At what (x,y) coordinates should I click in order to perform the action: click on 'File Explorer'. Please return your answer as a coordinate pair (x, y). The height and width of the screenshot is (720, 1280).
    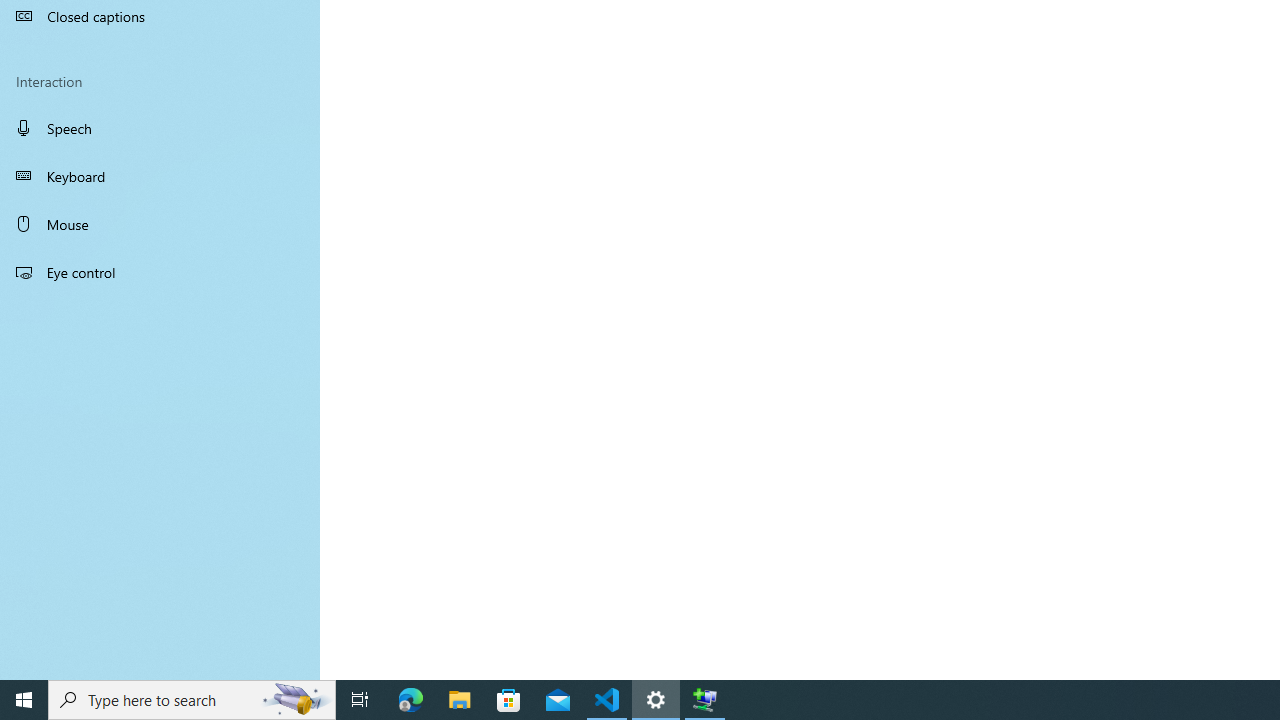
    Looking at the image, I should click on (459, 698).